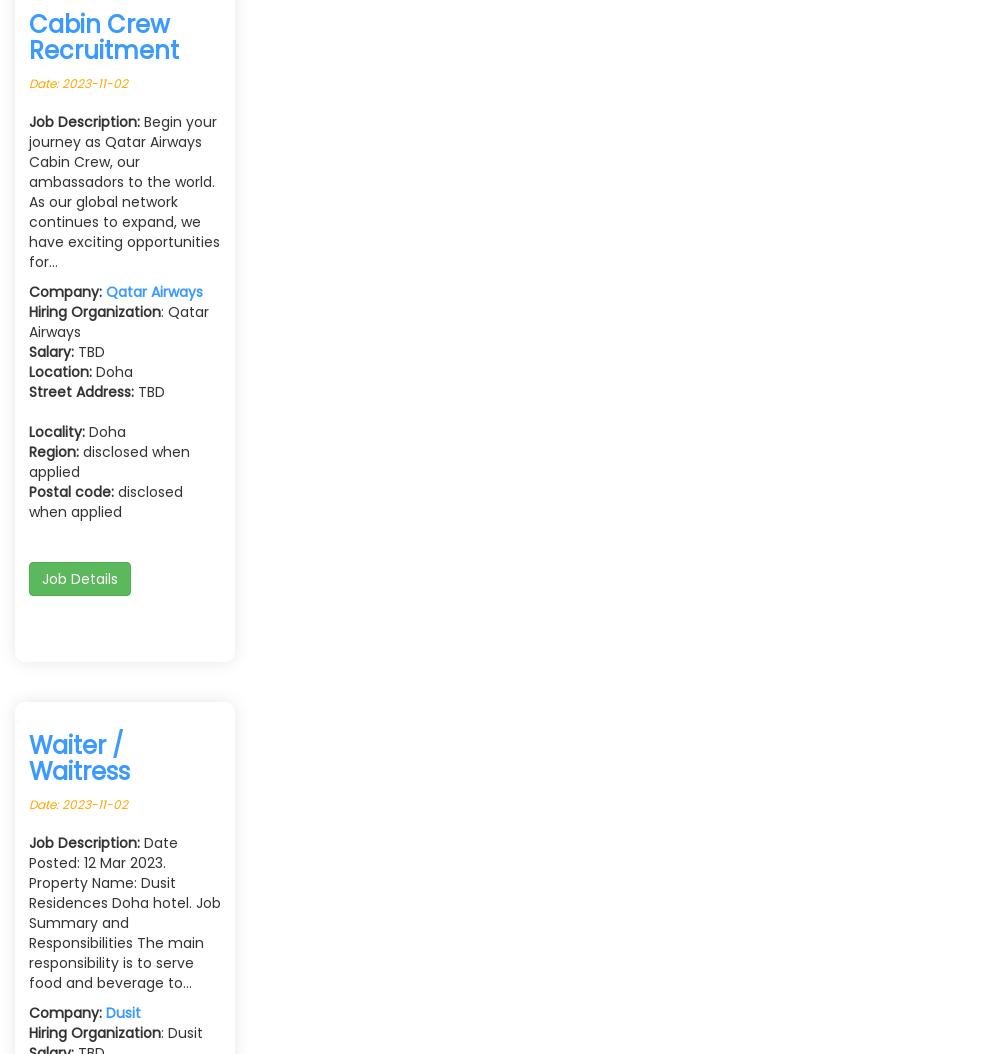 This screenshot has height=1054, width=990. I want to click on 'Date Posted: 12 Mar 2023. Property Name: Dusit Residences Doha hotel. Job Summary and Responsibilities The main responsibility is to serve food and beverage to…', so click(124, 911).